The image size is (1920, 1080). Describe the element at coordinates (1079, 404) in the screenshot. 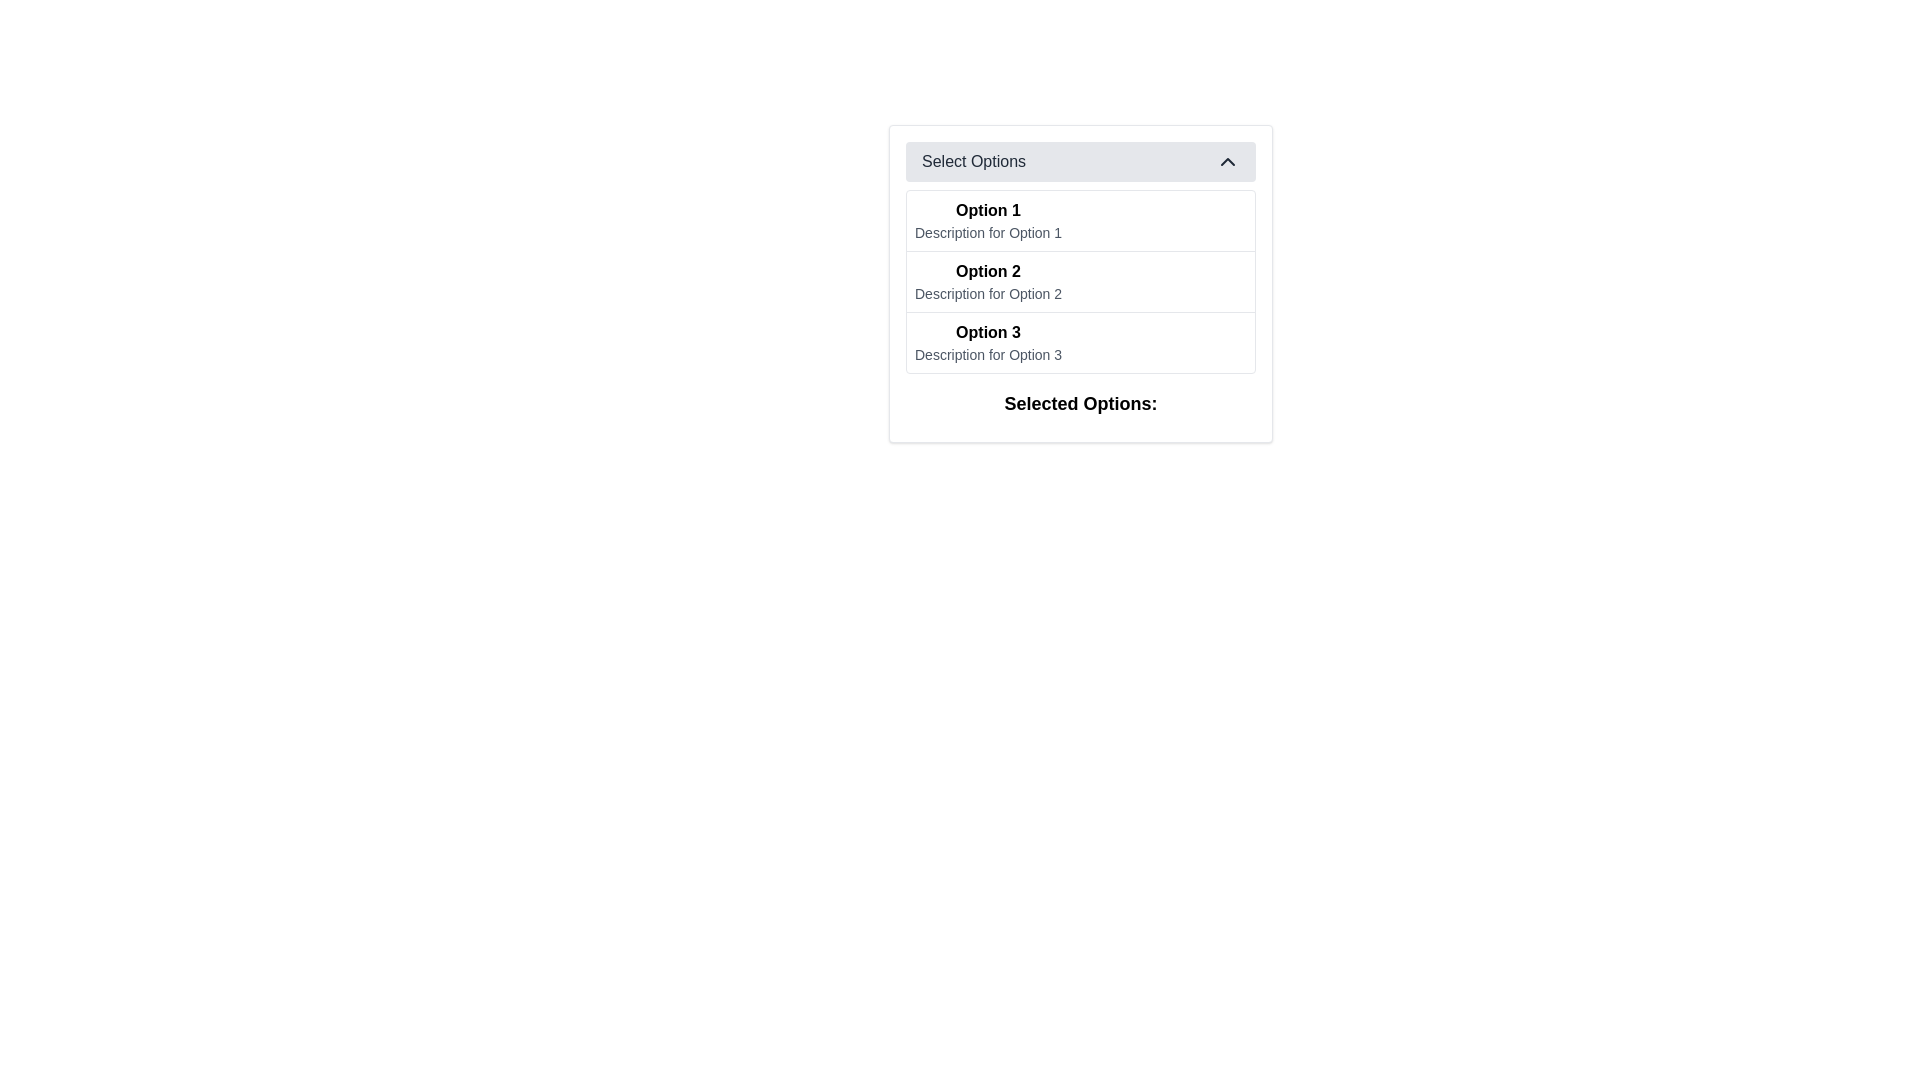

I see `the text label element located at the bottom of the bordered white box, which indicates the selected options from the above list` at that location.